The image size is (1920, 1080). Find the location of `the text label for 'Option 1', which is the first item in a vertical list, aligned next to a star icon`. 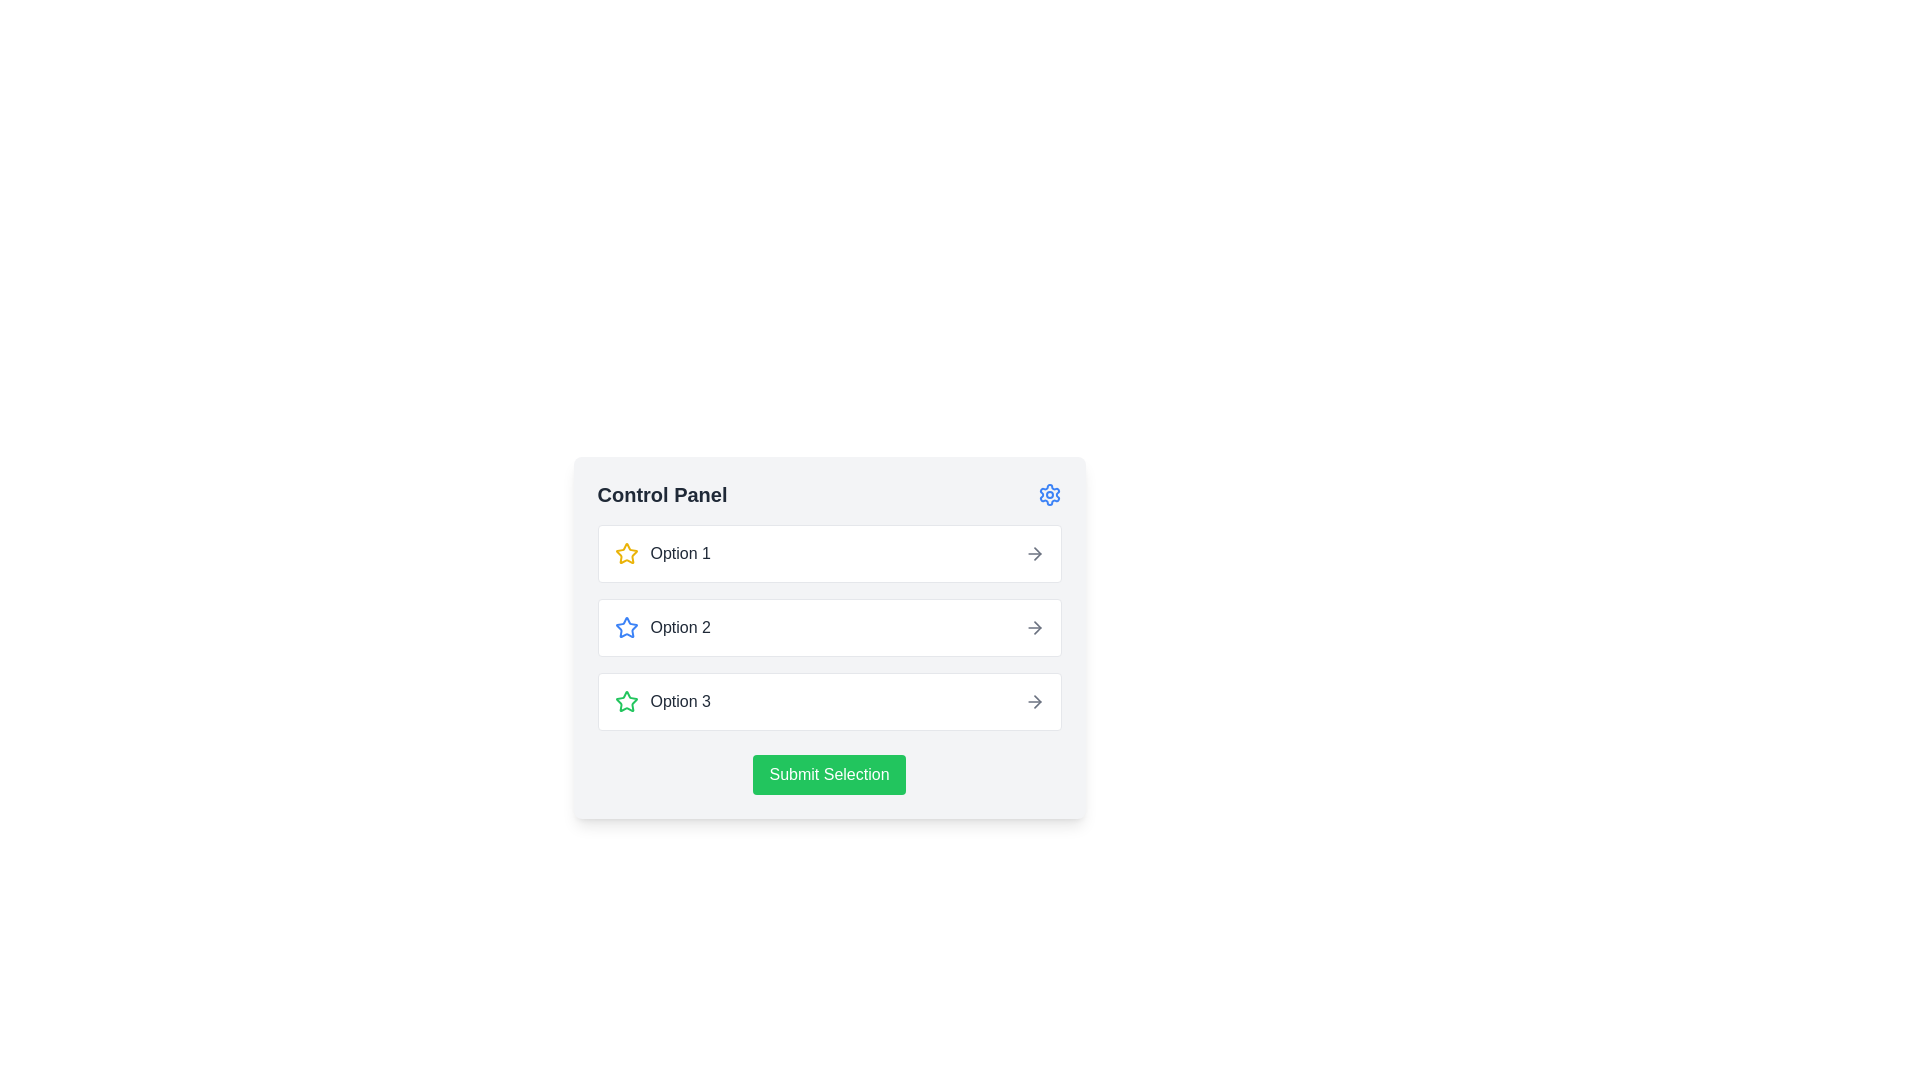

the text label for 'Option 1', which is the first item in a vertical list, aligned next to a star icon is located at coordinates (662, 554).